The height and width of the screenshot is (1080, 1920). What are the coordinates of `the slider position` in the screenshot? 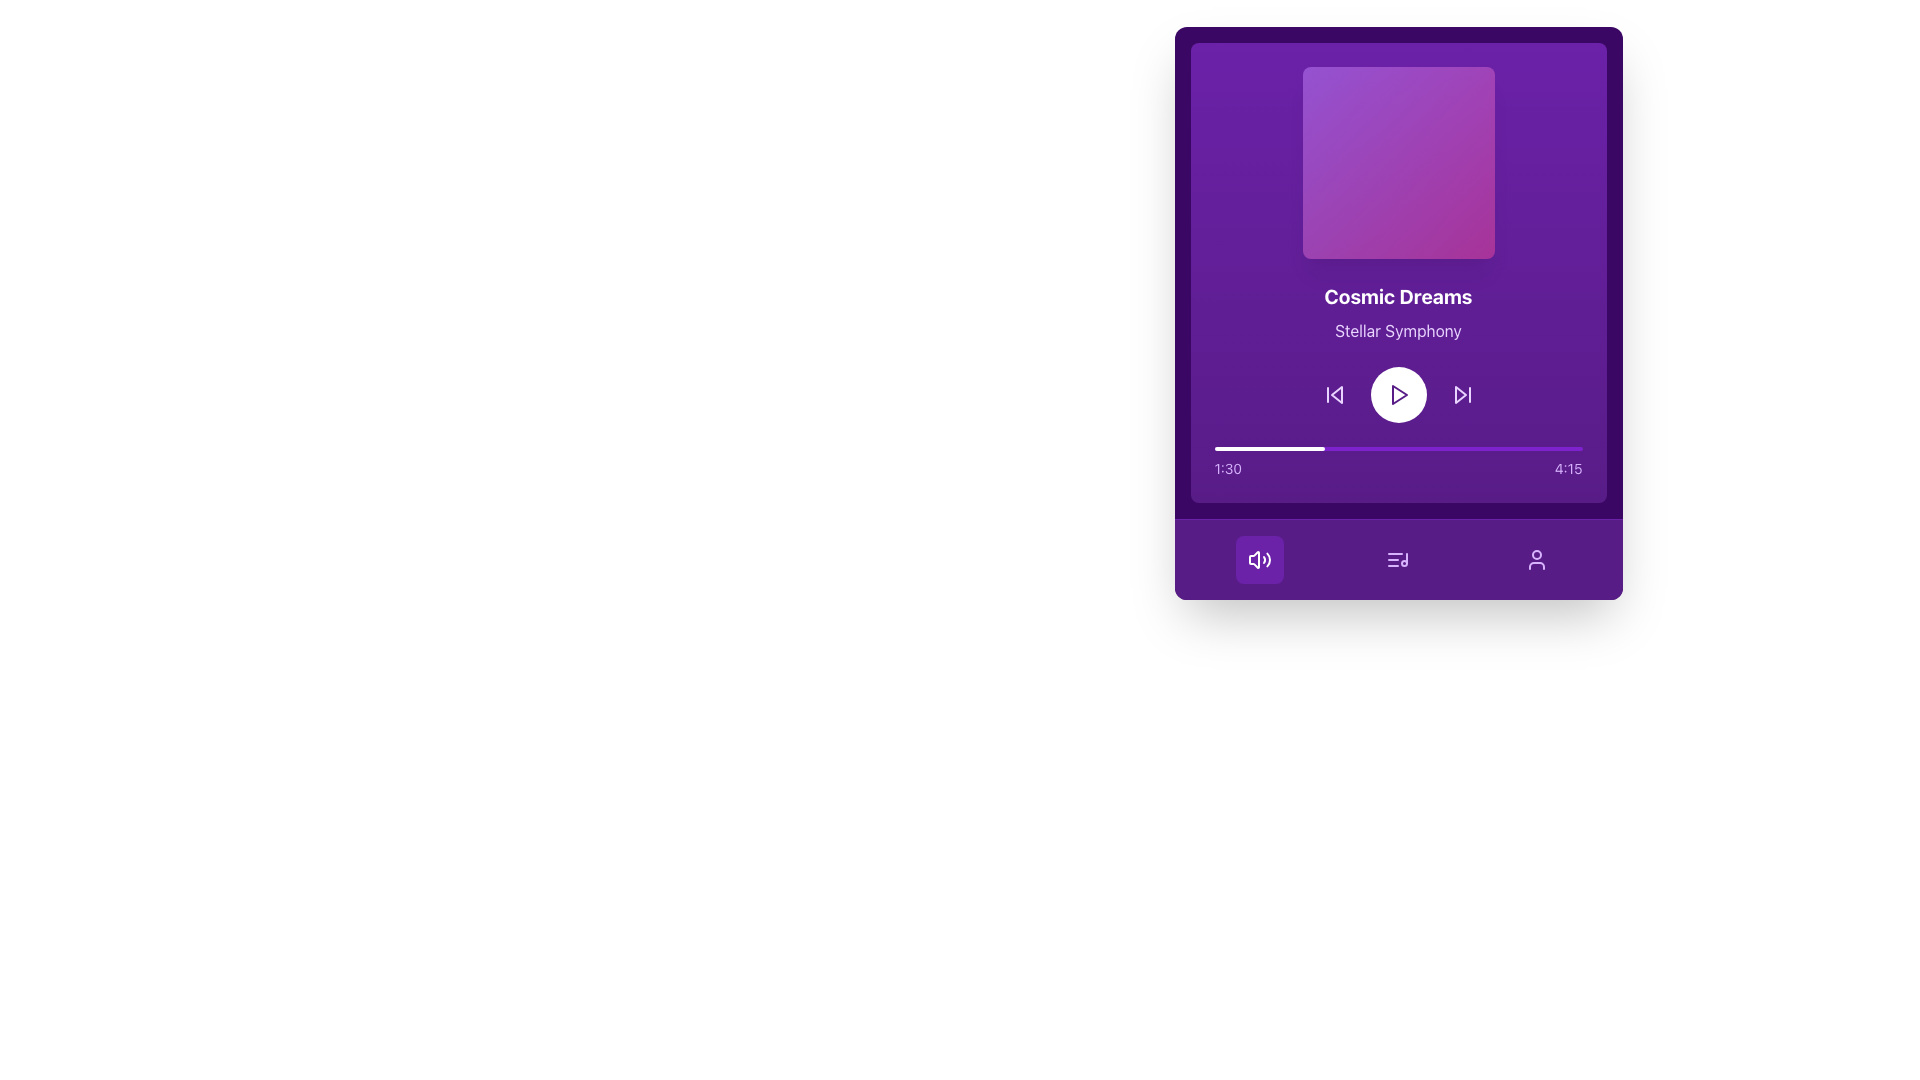 It's located at (1319, 447).